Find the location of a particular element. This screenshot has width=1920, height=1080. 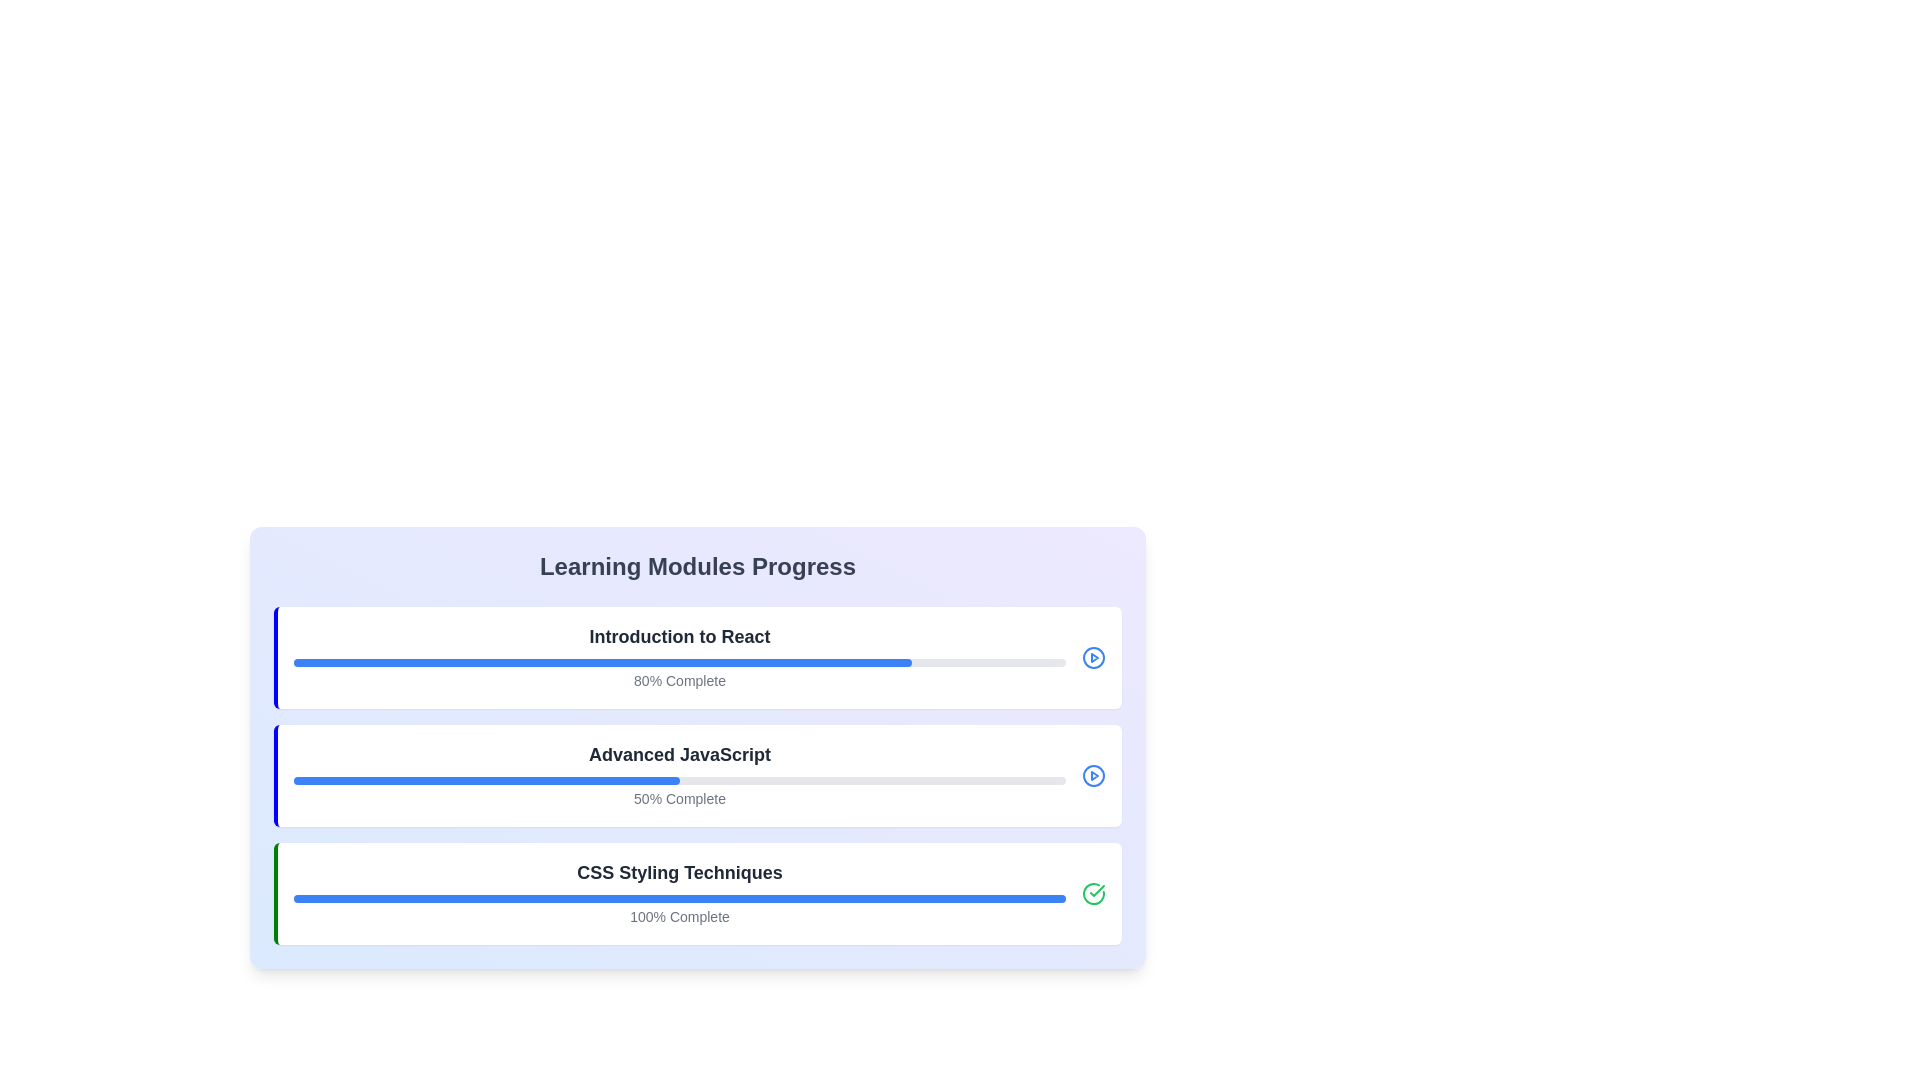

text label indicating the title of the third module in the vertical list of progress modules, located above the progress bar and completion percentage is located at coordinates (680, 871).